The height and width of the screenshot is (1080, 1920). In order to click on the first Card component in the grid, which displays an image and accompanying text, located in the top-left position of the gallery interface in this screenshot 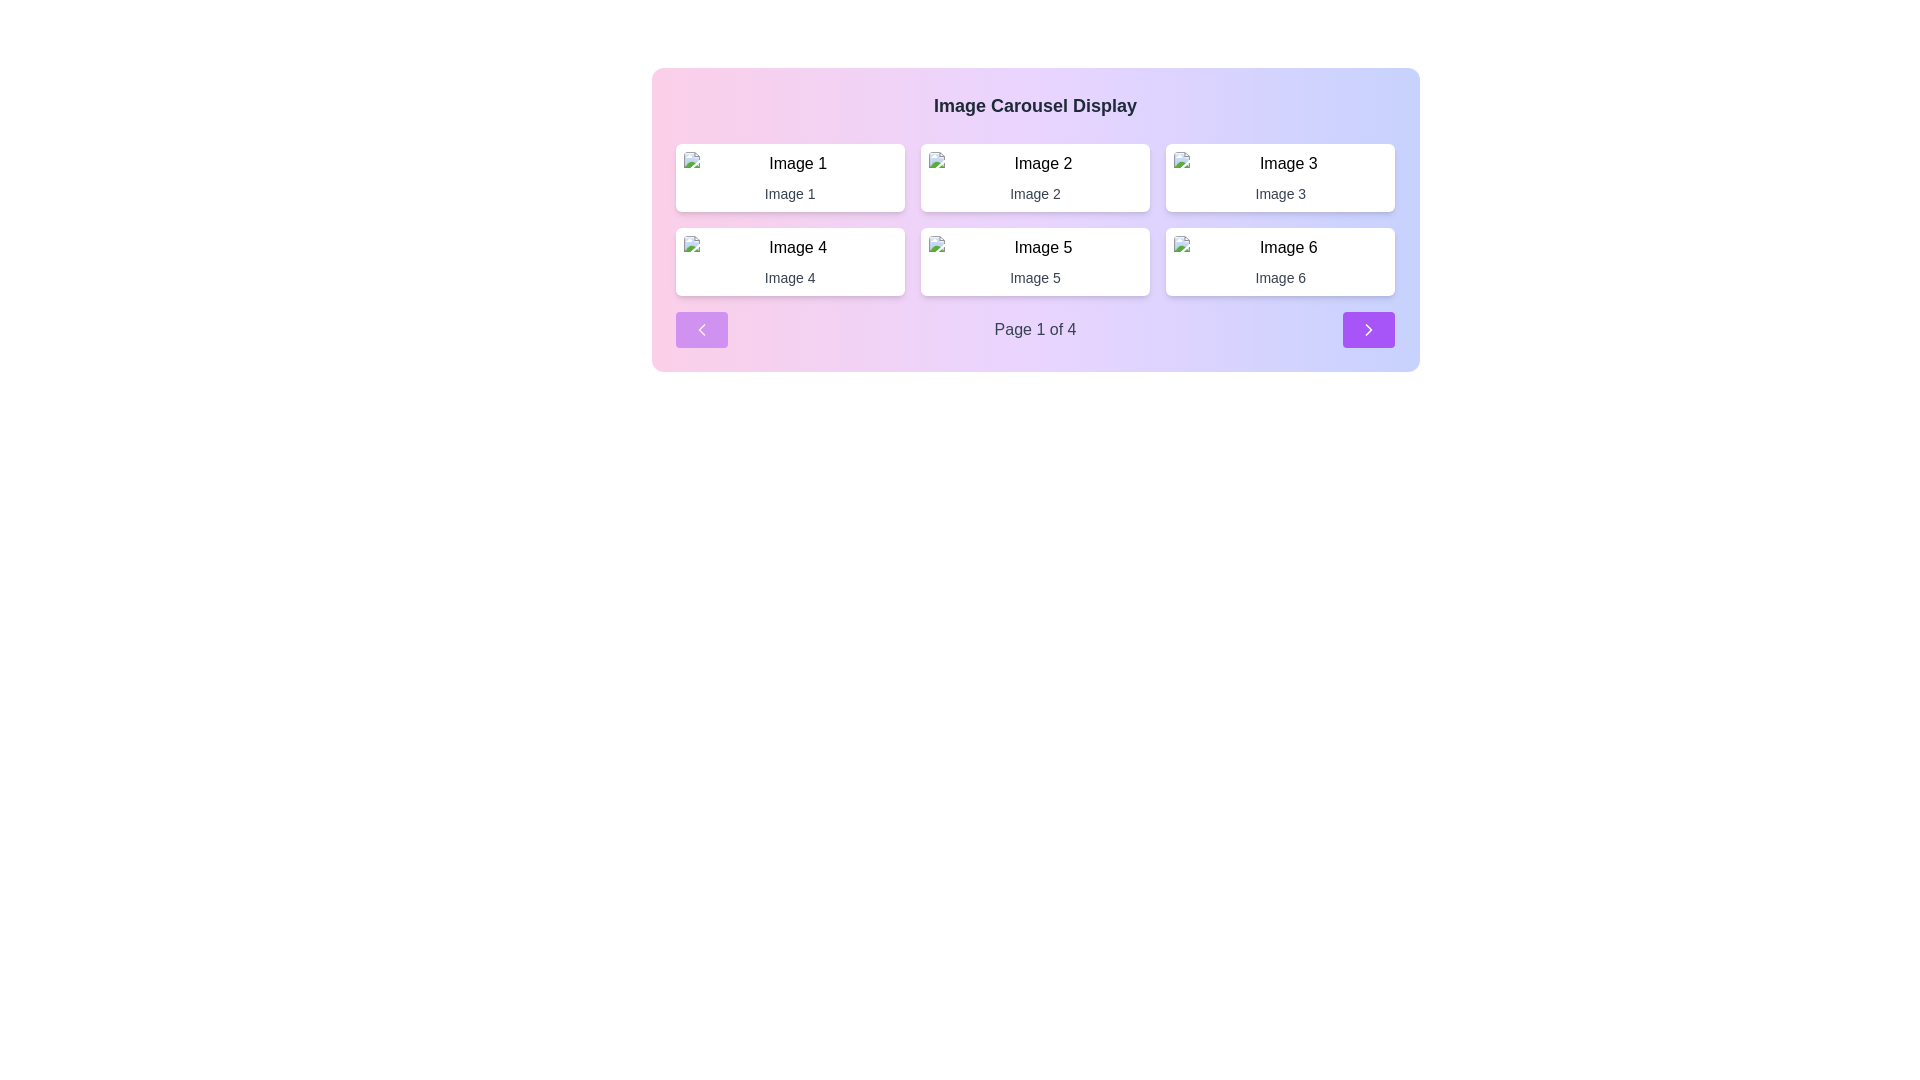, I will do `click(789, 176)`.